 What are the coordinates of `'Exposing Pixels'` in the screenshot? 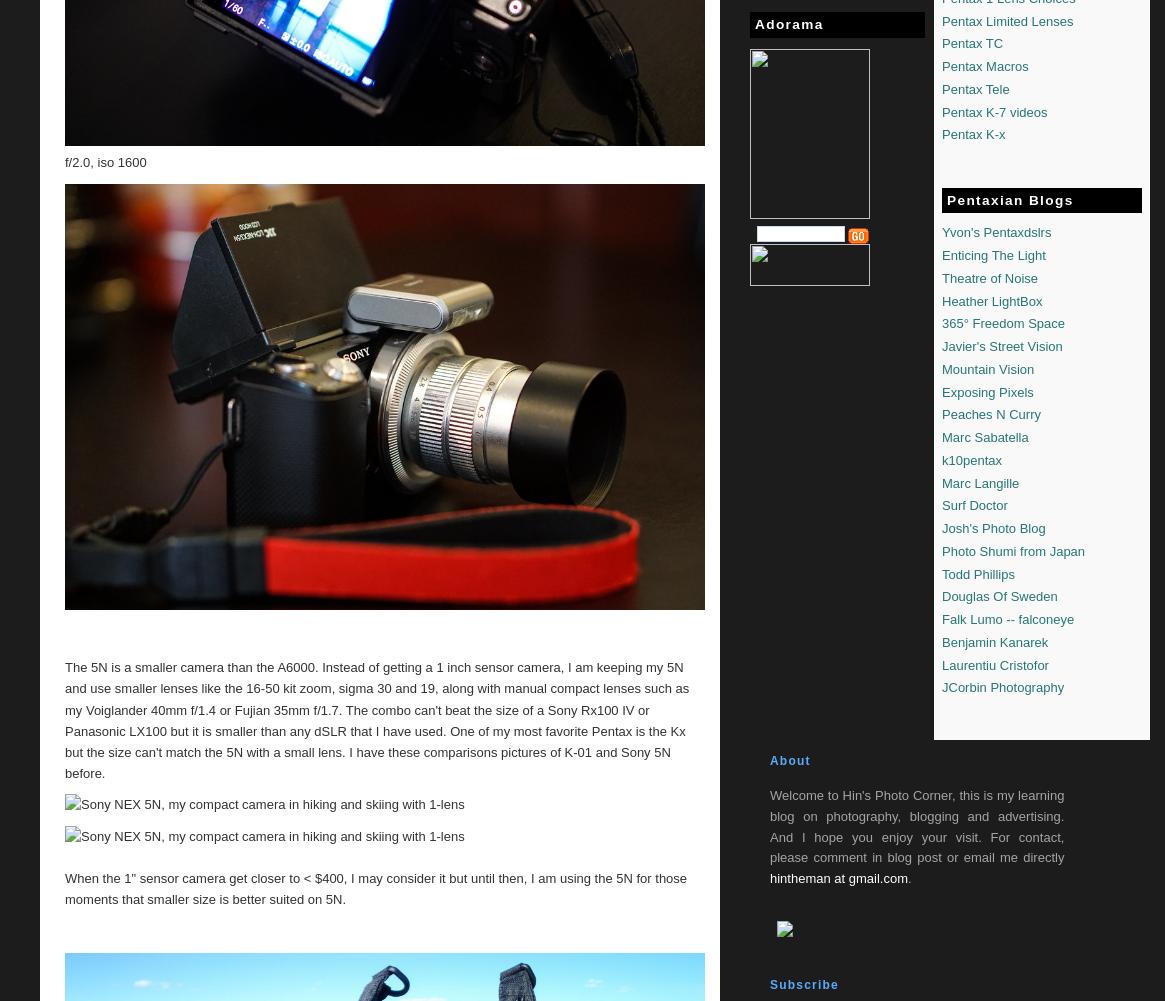 It's located at (941, 390).